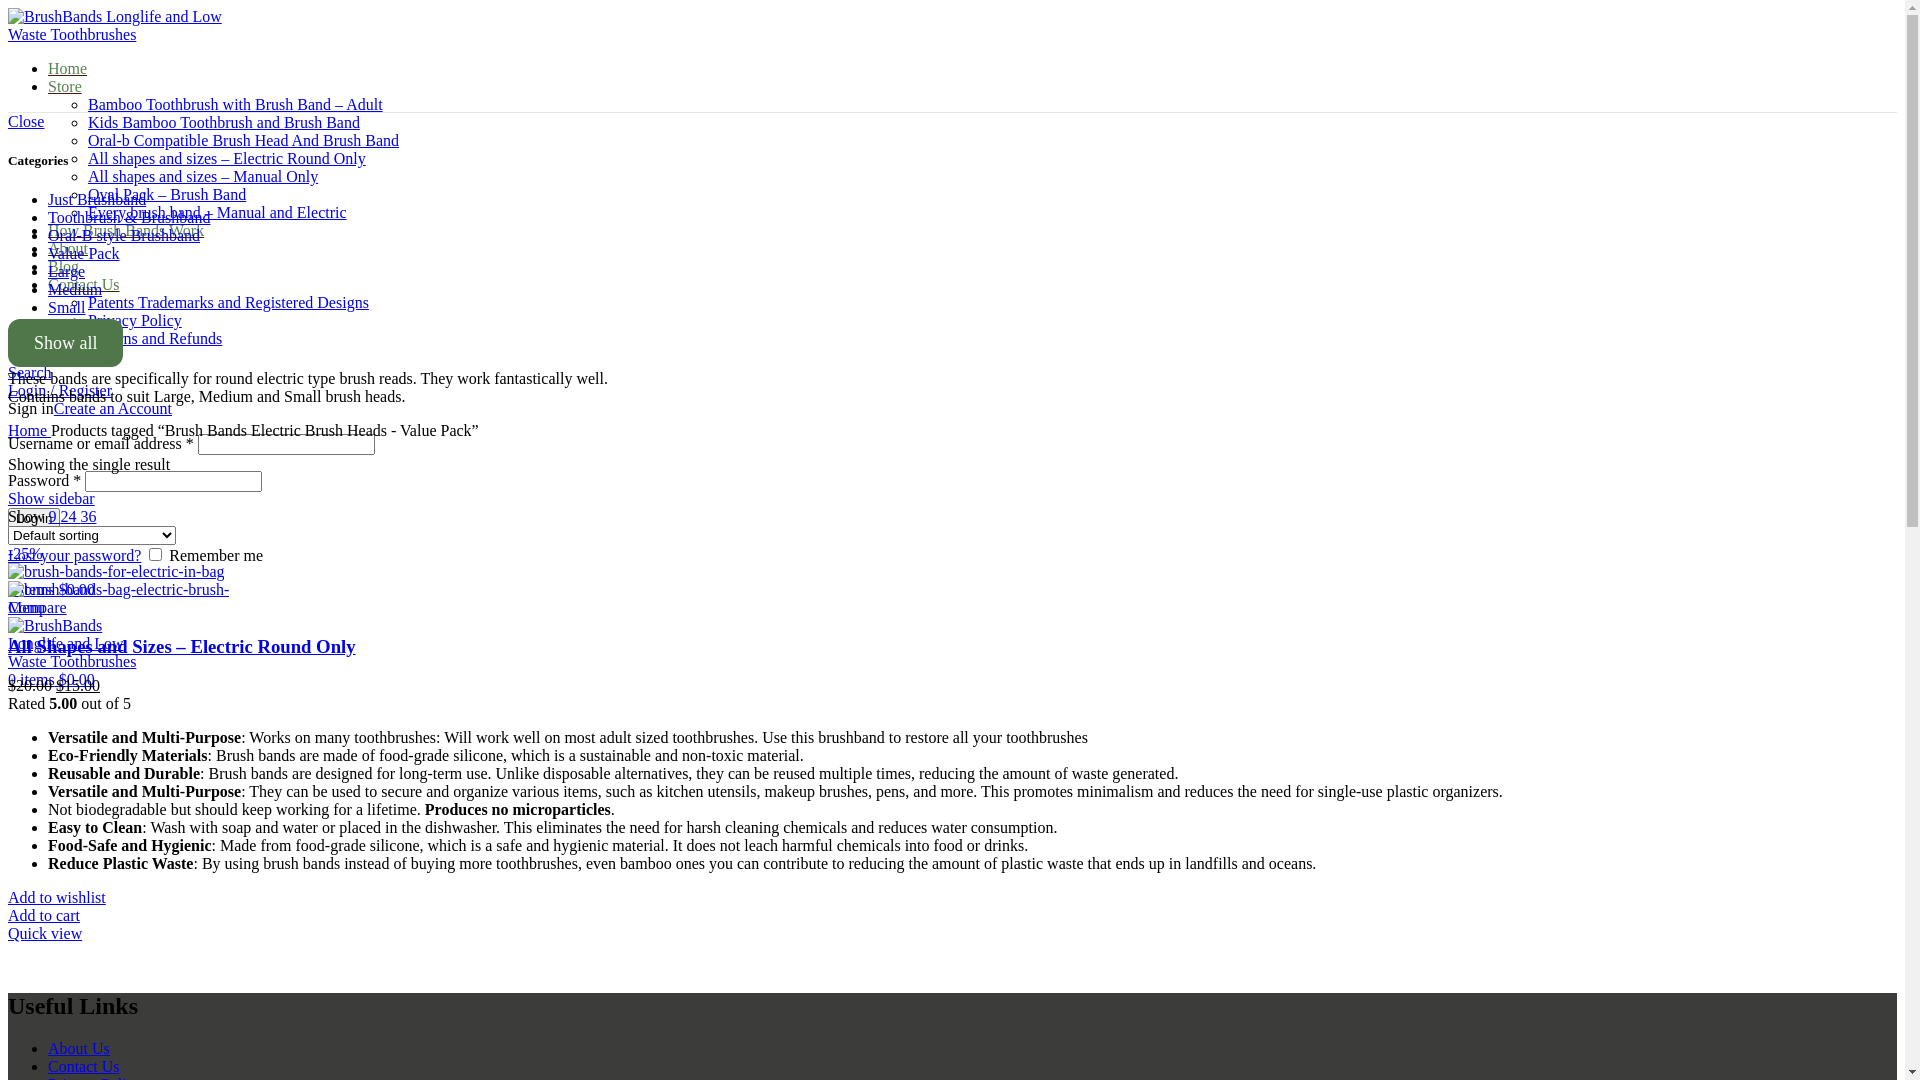 The width and height of the screenshot is (1920, 1080). I want to click on 'Compare', so click(37, 606).